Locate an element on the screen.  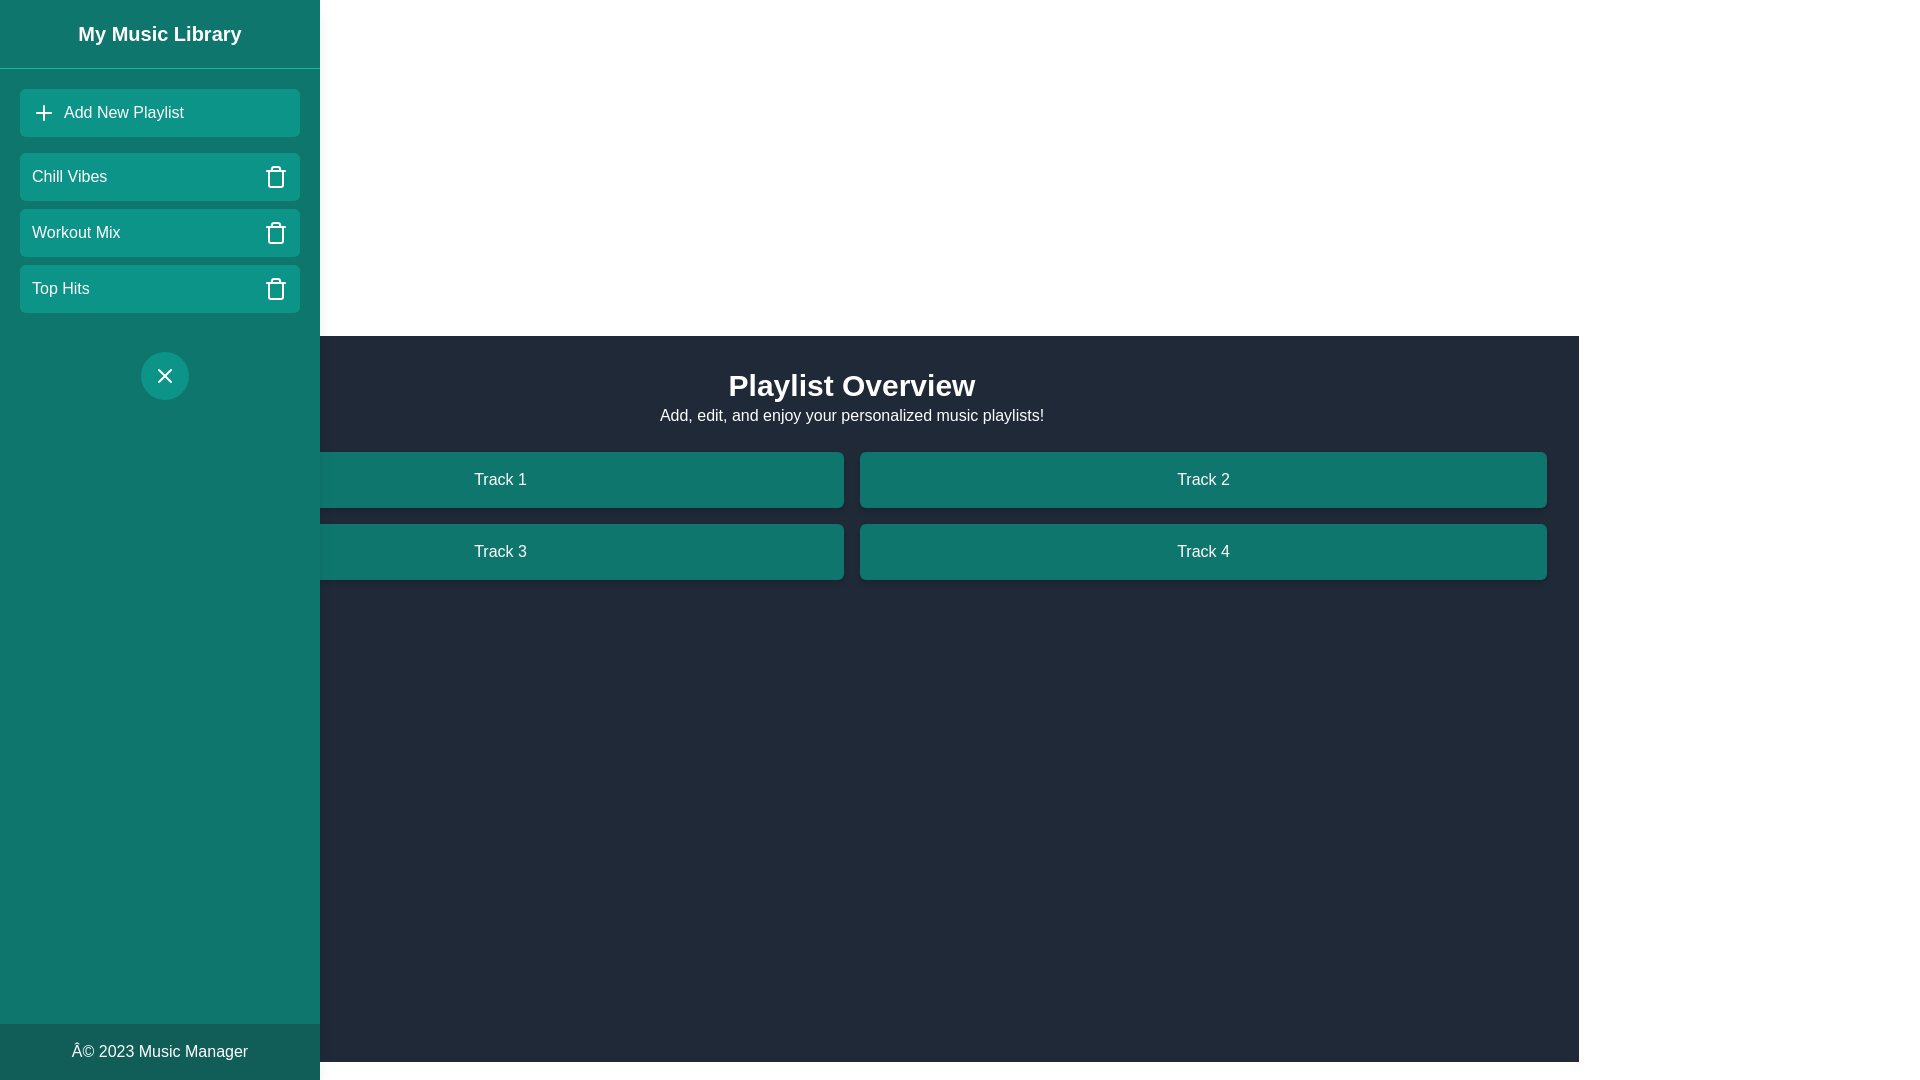
the text heading that serves as the section title for the user's music playlists, which is centered horizontally and located above the subtitle text and track buttons is located at coordinates (851, 385).